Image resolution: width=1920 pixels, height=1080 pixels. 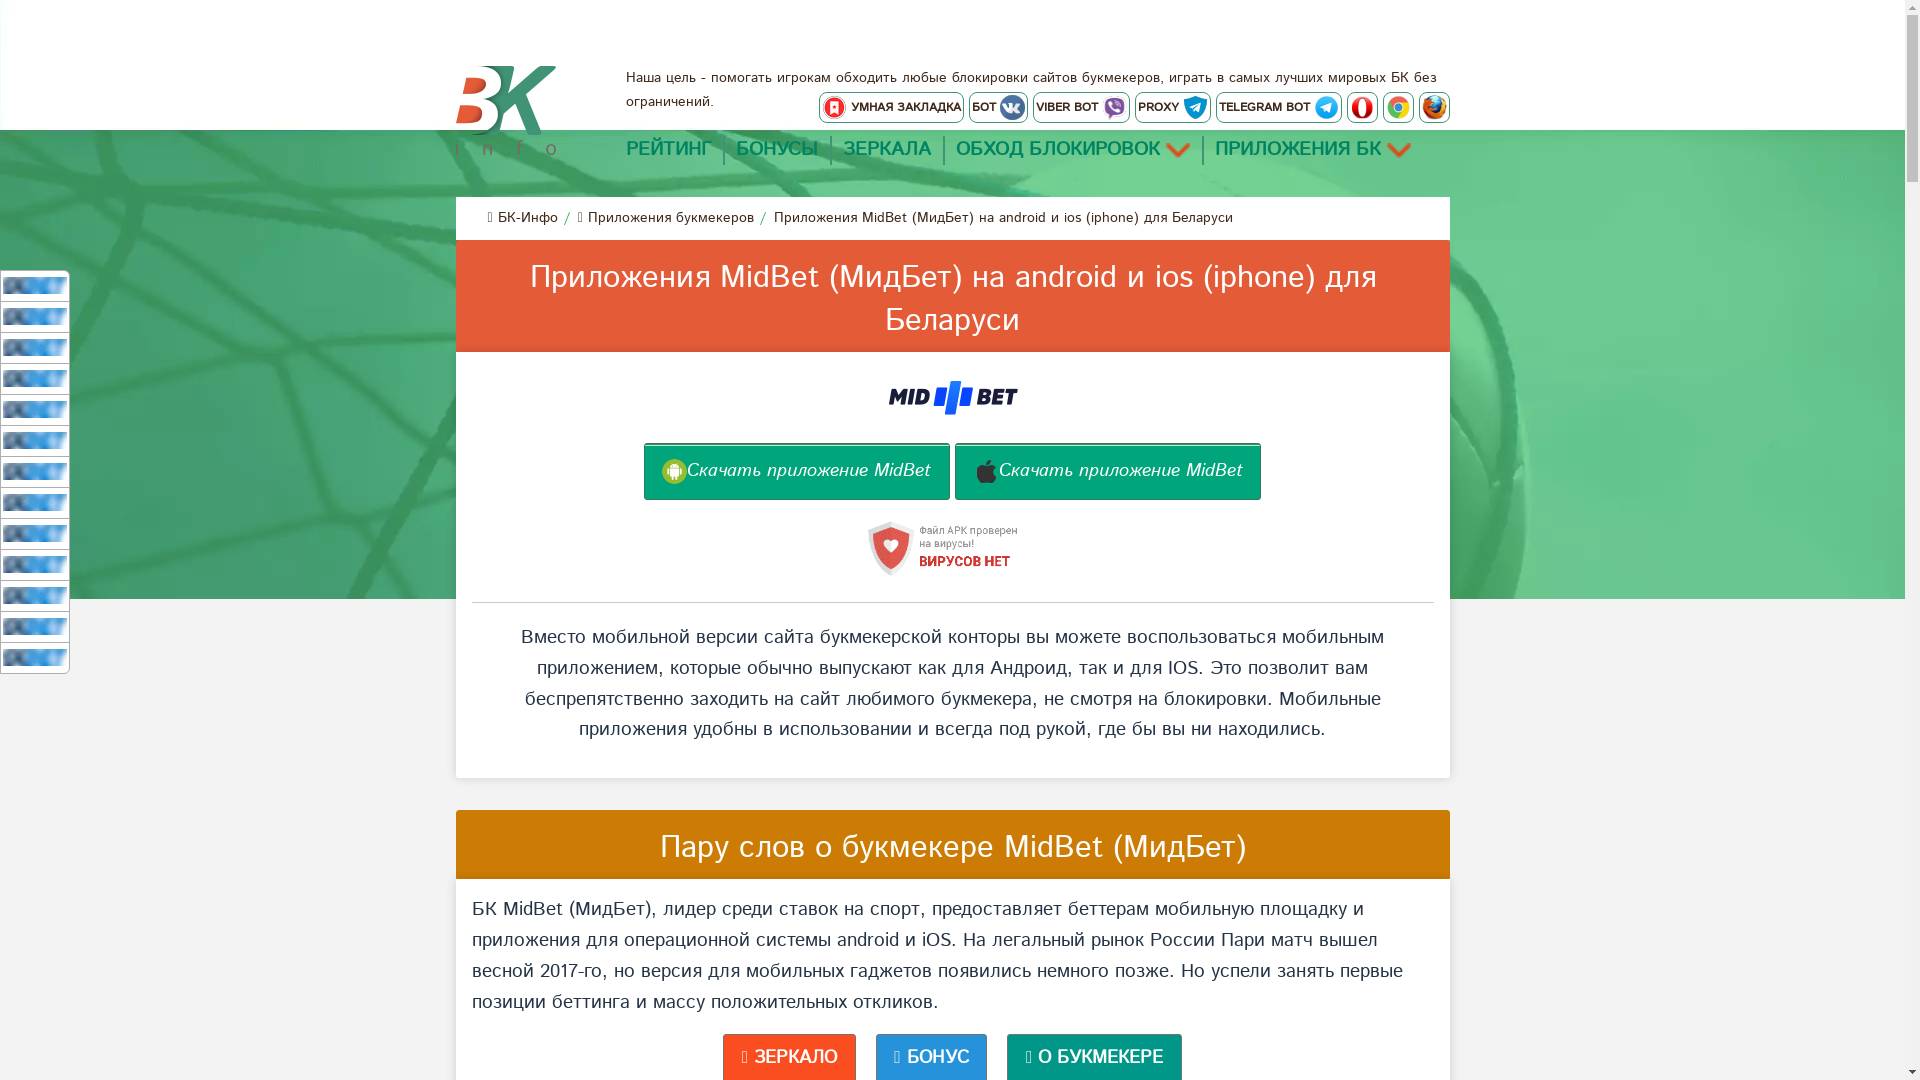 I want to click on 'Pinnacle', so click(x=3, y=378).